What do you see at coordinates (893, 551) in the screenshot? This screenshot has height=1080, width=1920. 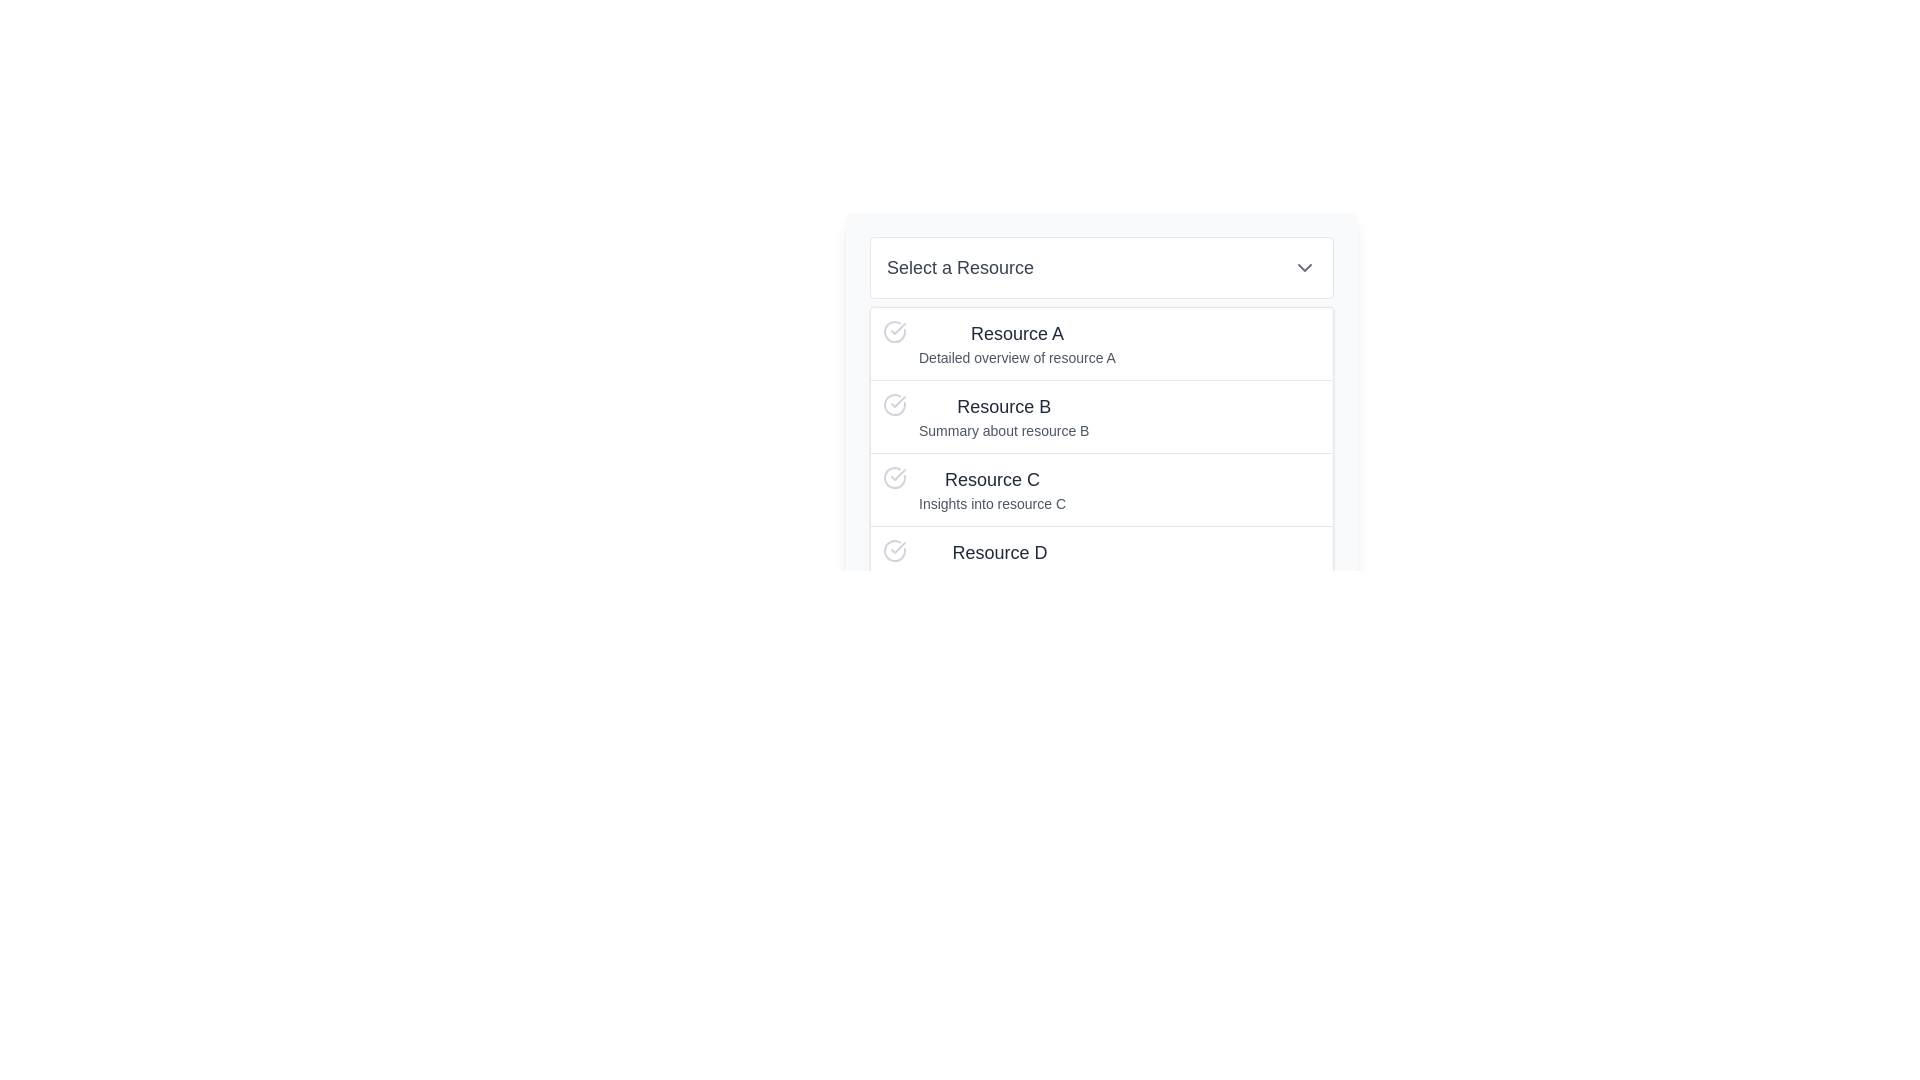 I see `the circular checkmark icon on the left side of the 'Resource D' list item, which has a thin black outline and light gray fill` at bounding box center [893, 551].